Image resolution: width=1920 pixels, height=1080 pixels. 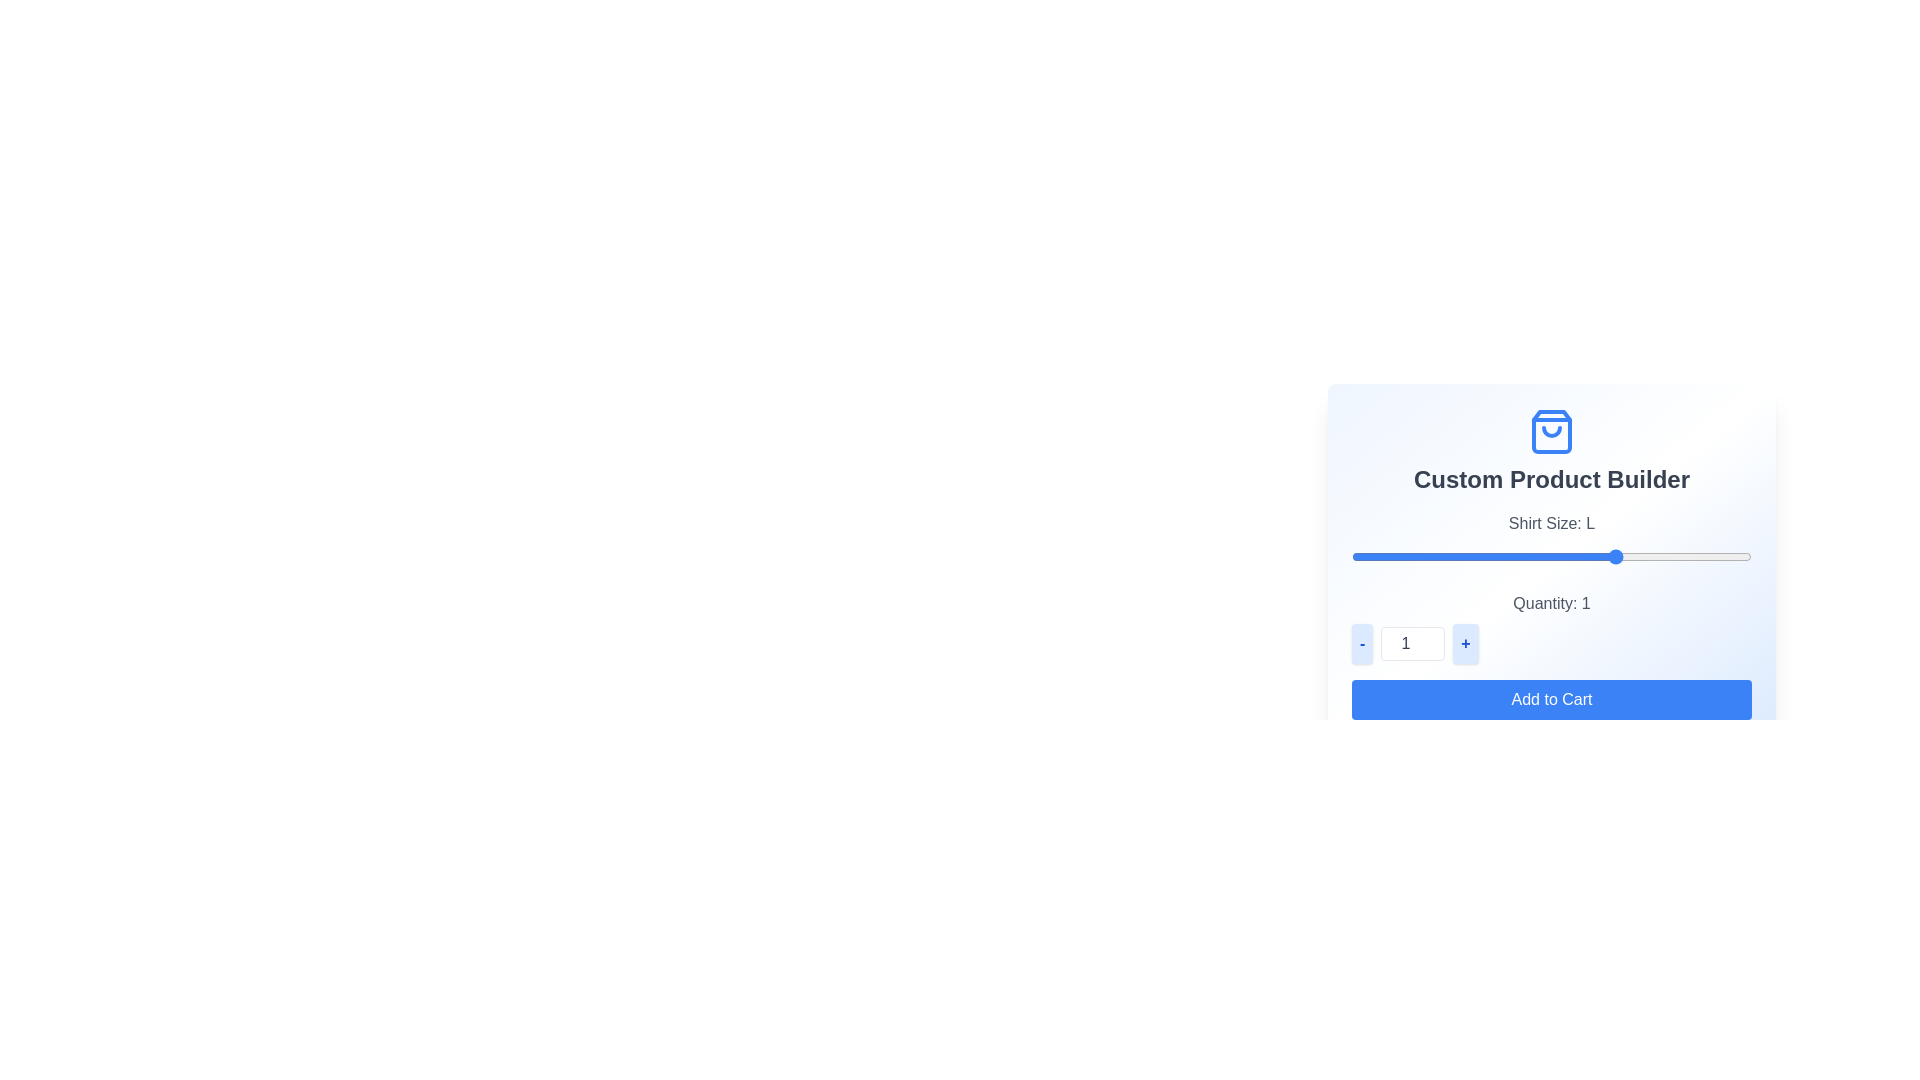 What do you see at coordinates (1465, 644) in the screenshot?
I see `the '+' button to increment the quantity of the selected item, which is located to the right of the numeric input field and between the '-' button and the 'Add to Cart' button` at bounding box center [1465, 644].